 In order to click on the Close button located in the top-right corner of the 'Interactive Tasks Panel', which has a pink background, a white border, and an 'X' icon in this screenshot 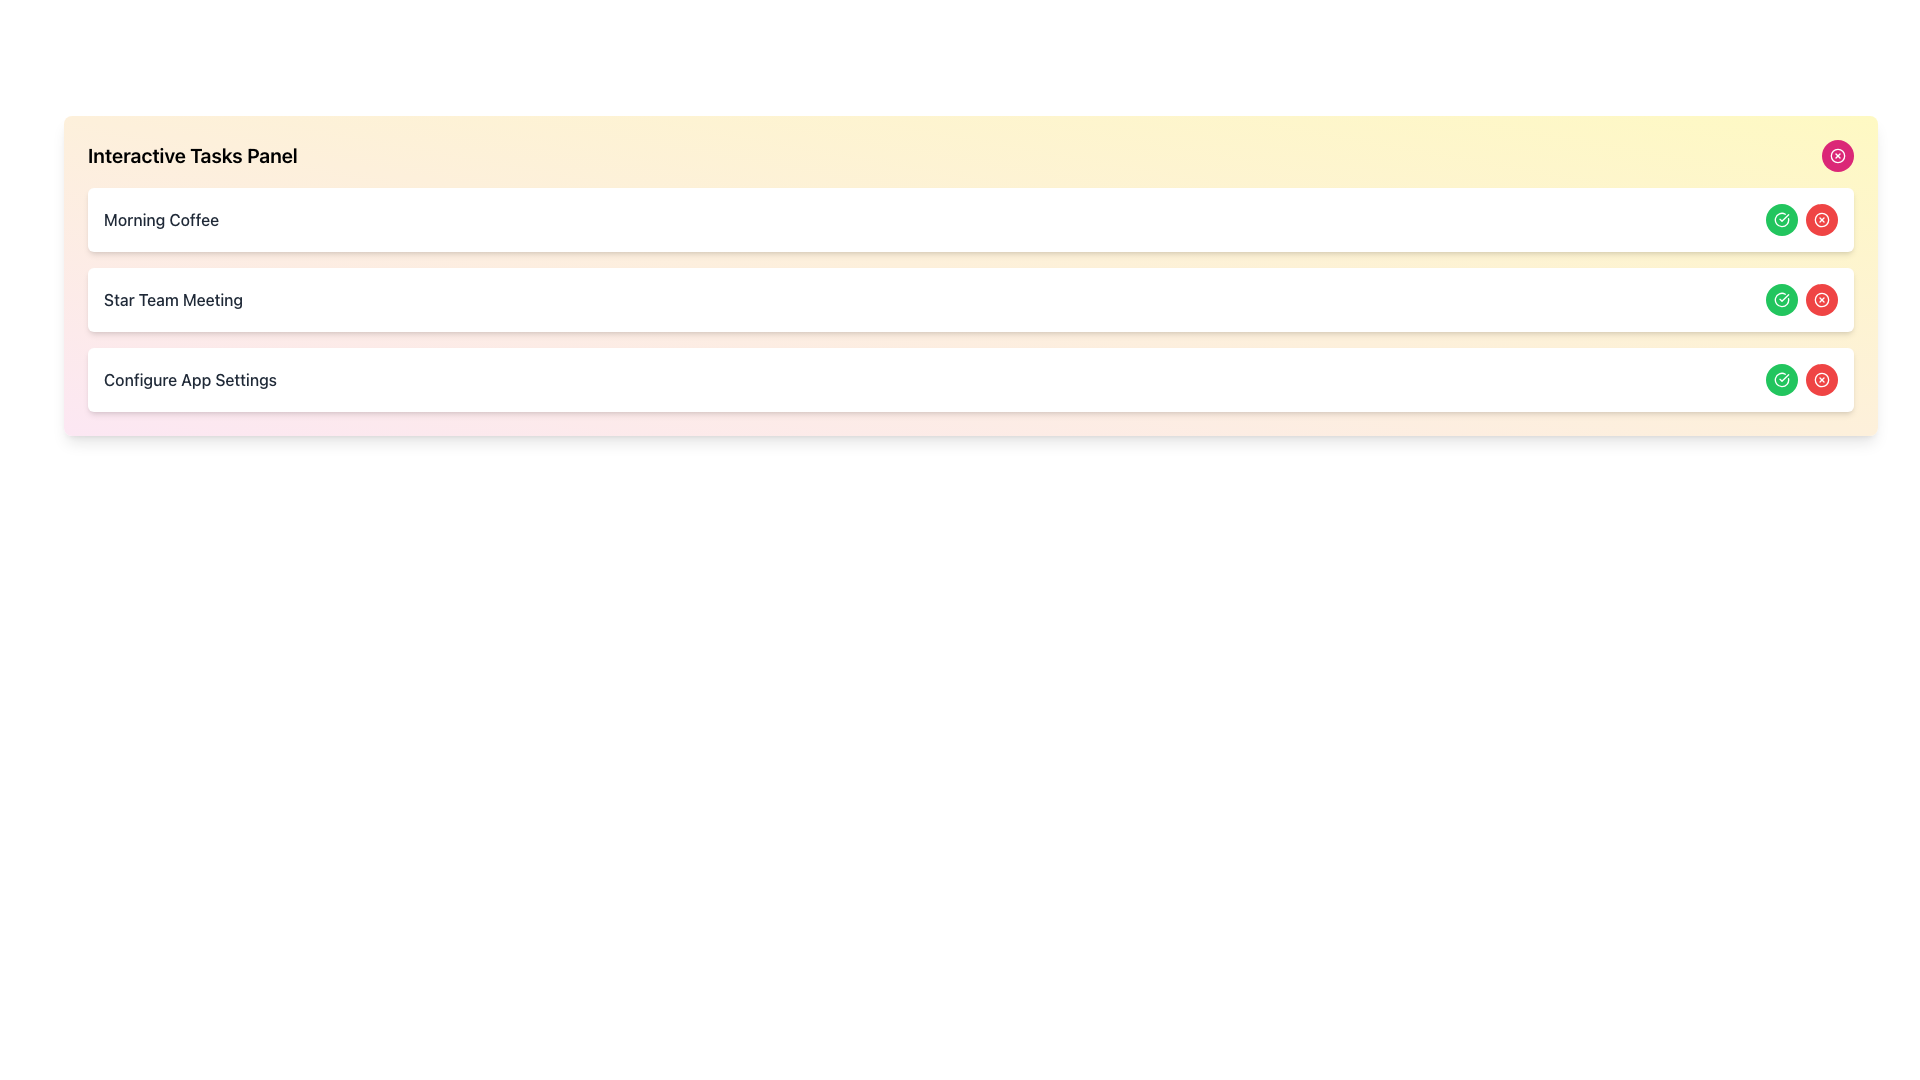, I will do `click(1838, 154)`.